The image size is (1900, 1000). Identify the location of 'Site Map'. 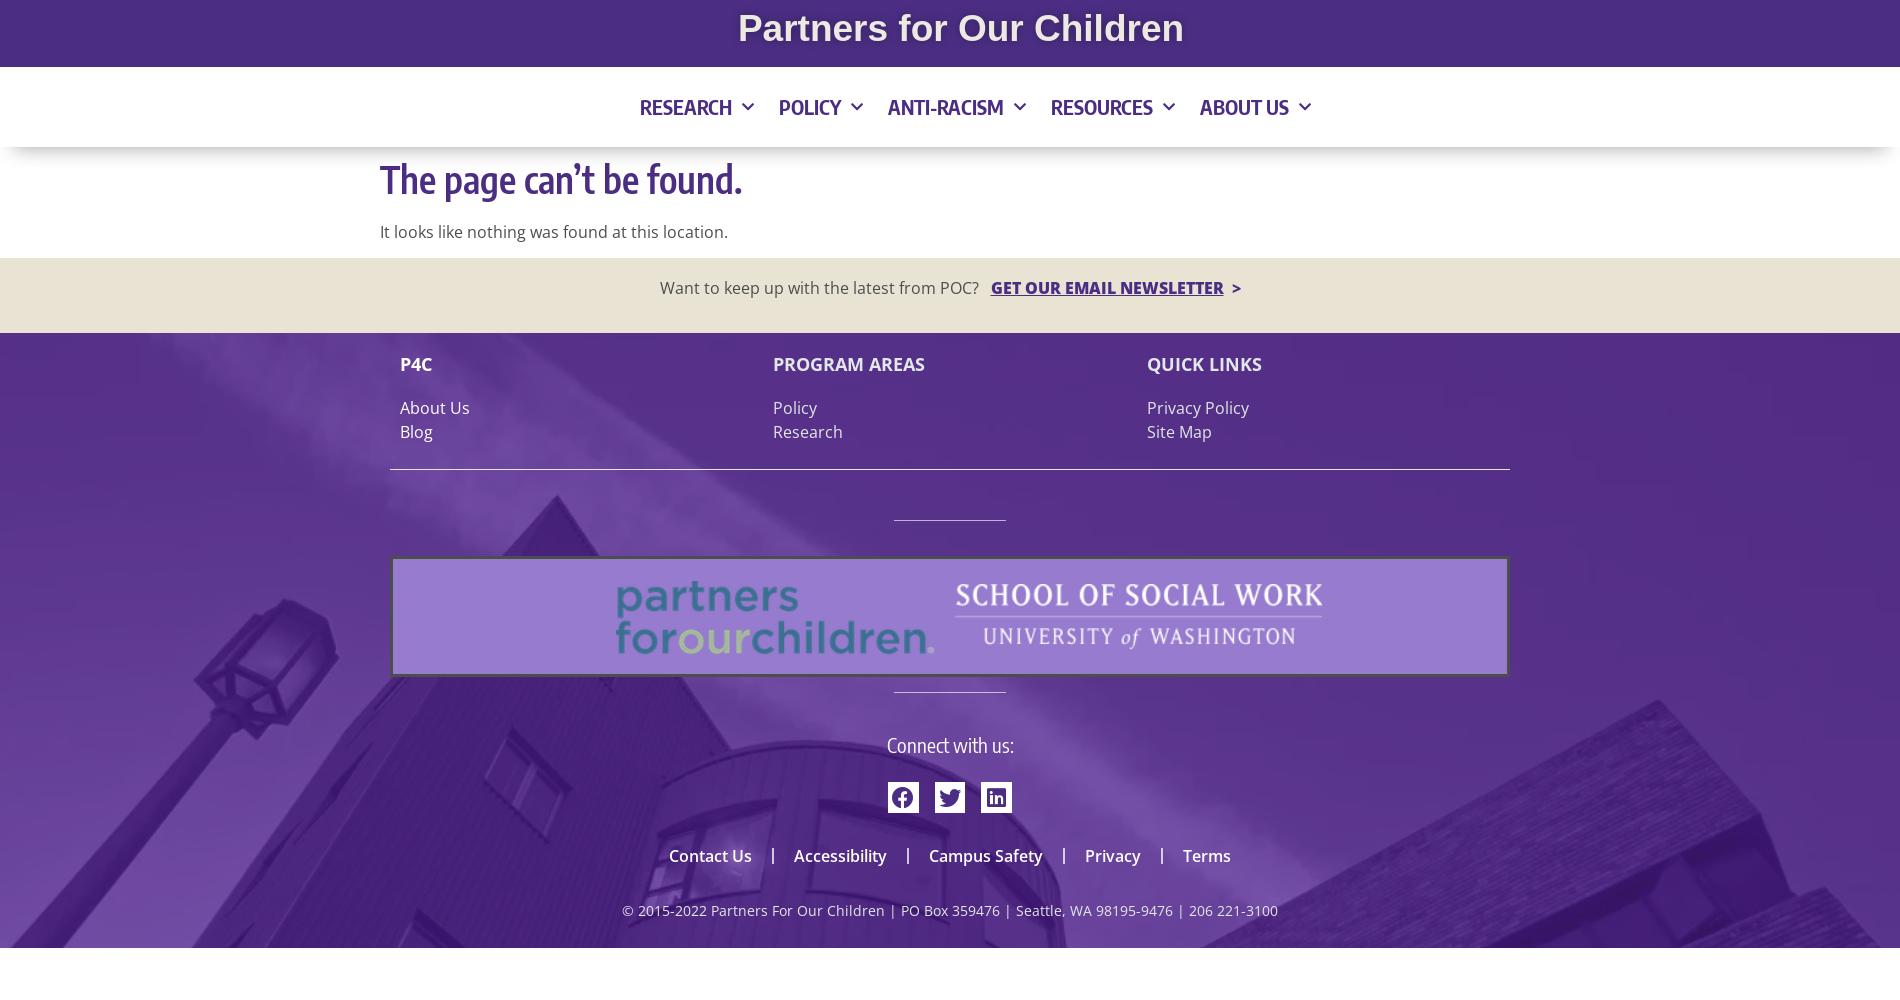
(1178, 432).